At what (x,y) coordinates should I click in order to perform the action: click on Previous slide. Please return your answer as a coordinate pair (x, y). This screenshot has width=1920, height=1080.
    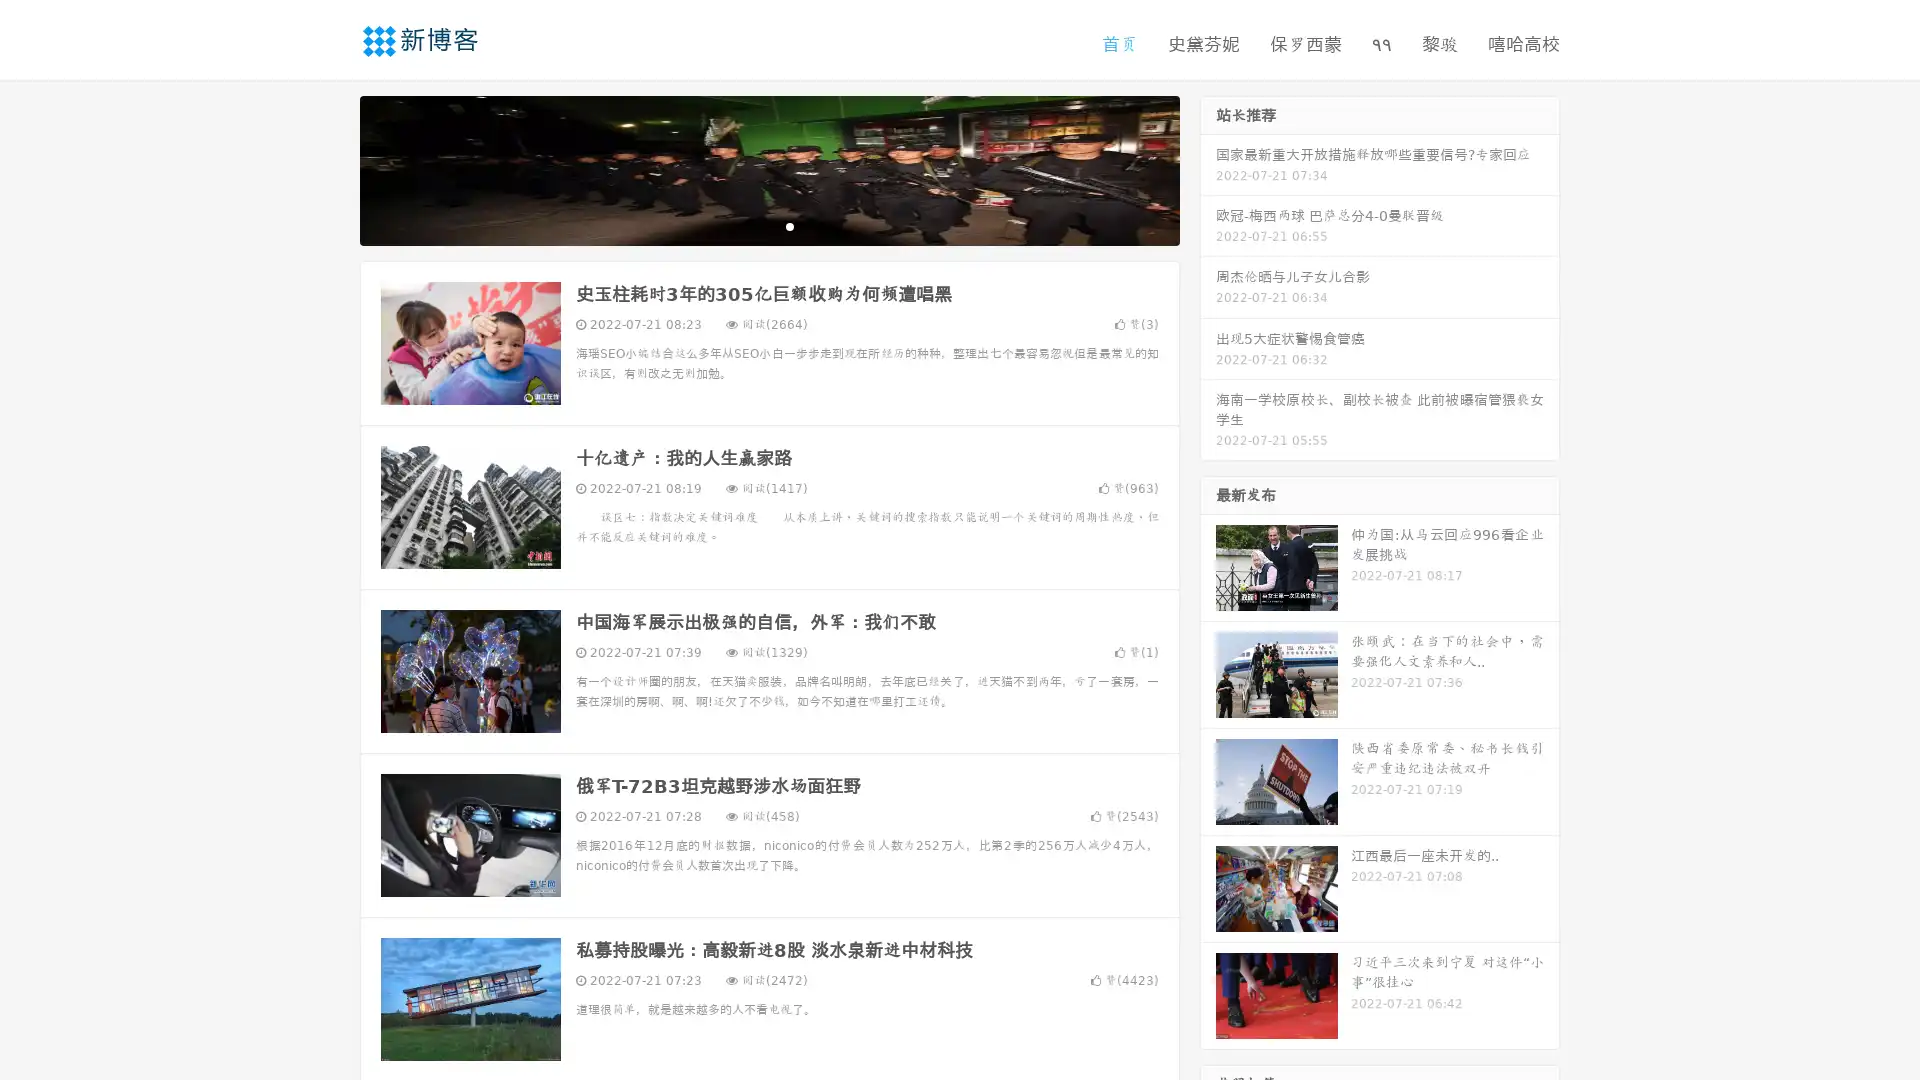
    Looking at the image, I should click on (330, 168).